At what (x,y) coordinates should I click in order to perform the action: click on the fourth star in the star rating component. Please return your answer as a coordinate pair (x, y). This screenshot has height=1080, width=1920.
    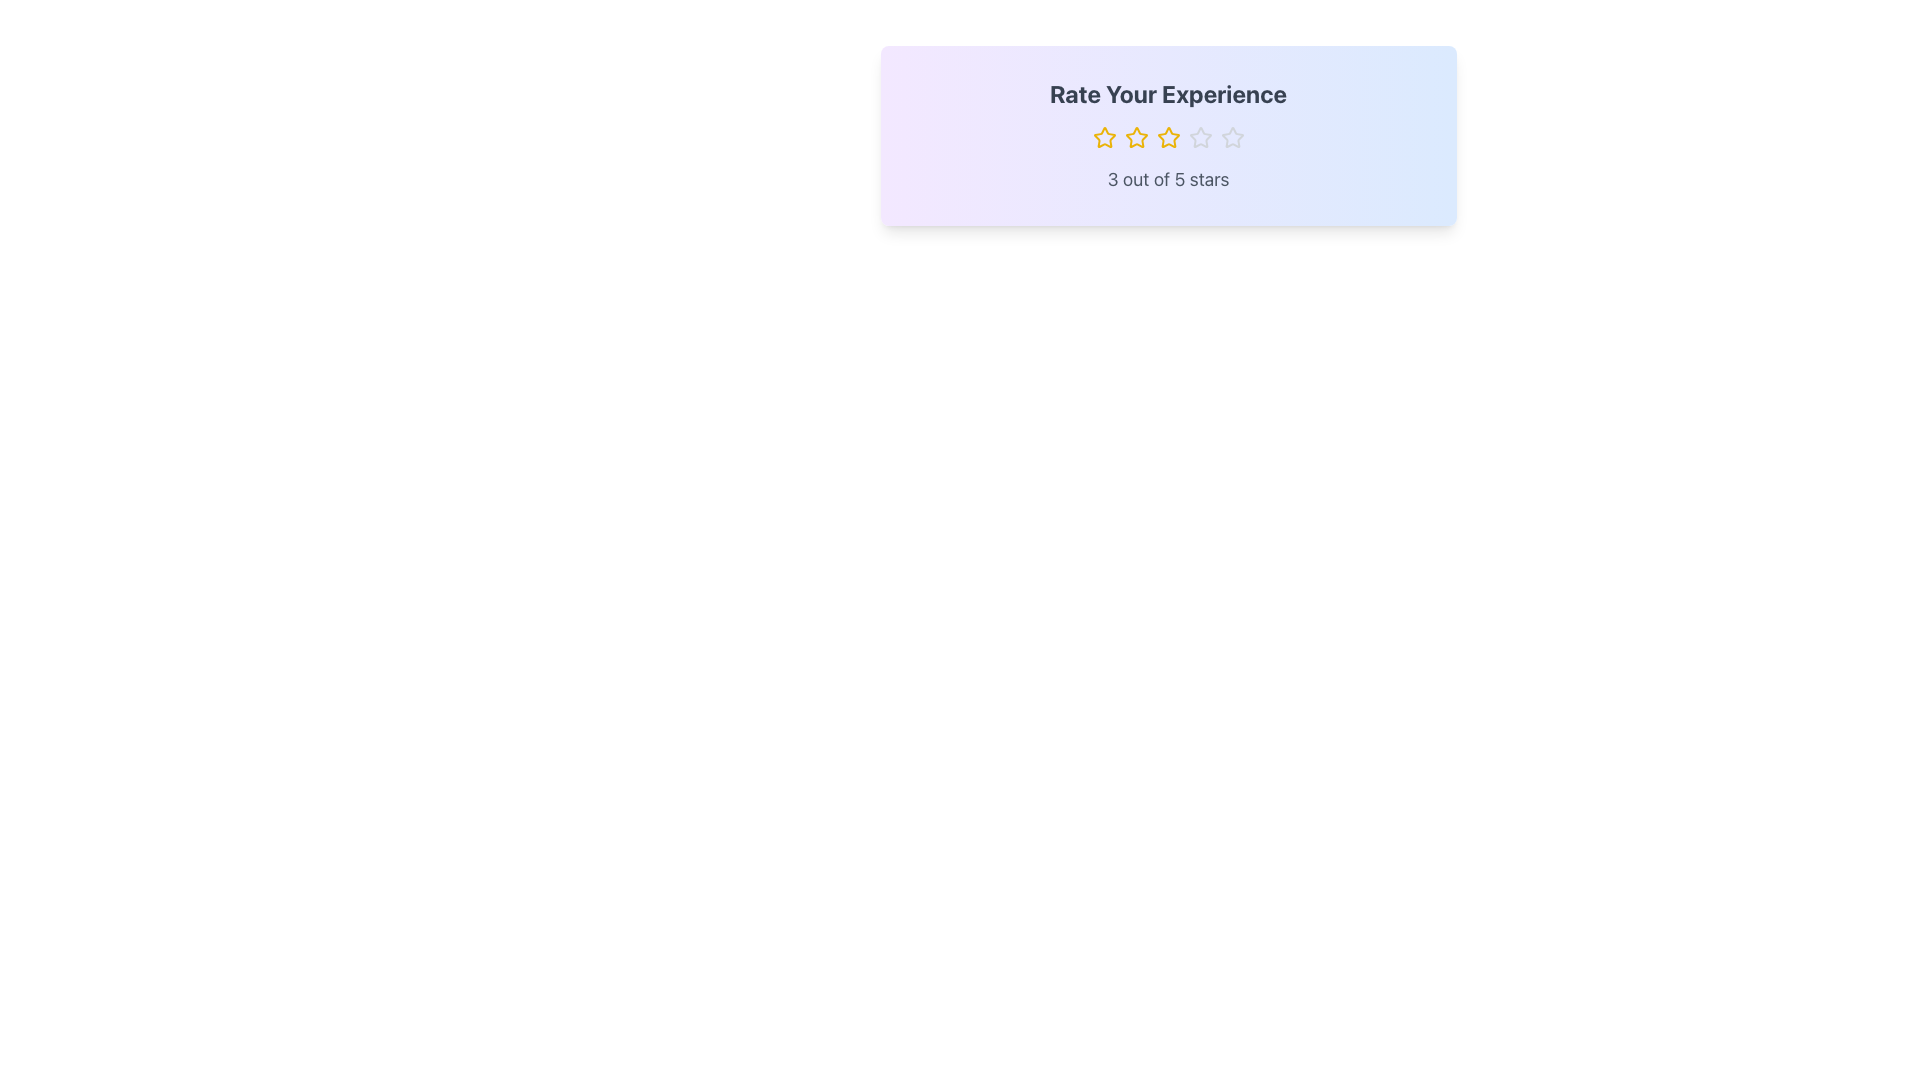
    Looking at the image, I should click on (1200, 136).